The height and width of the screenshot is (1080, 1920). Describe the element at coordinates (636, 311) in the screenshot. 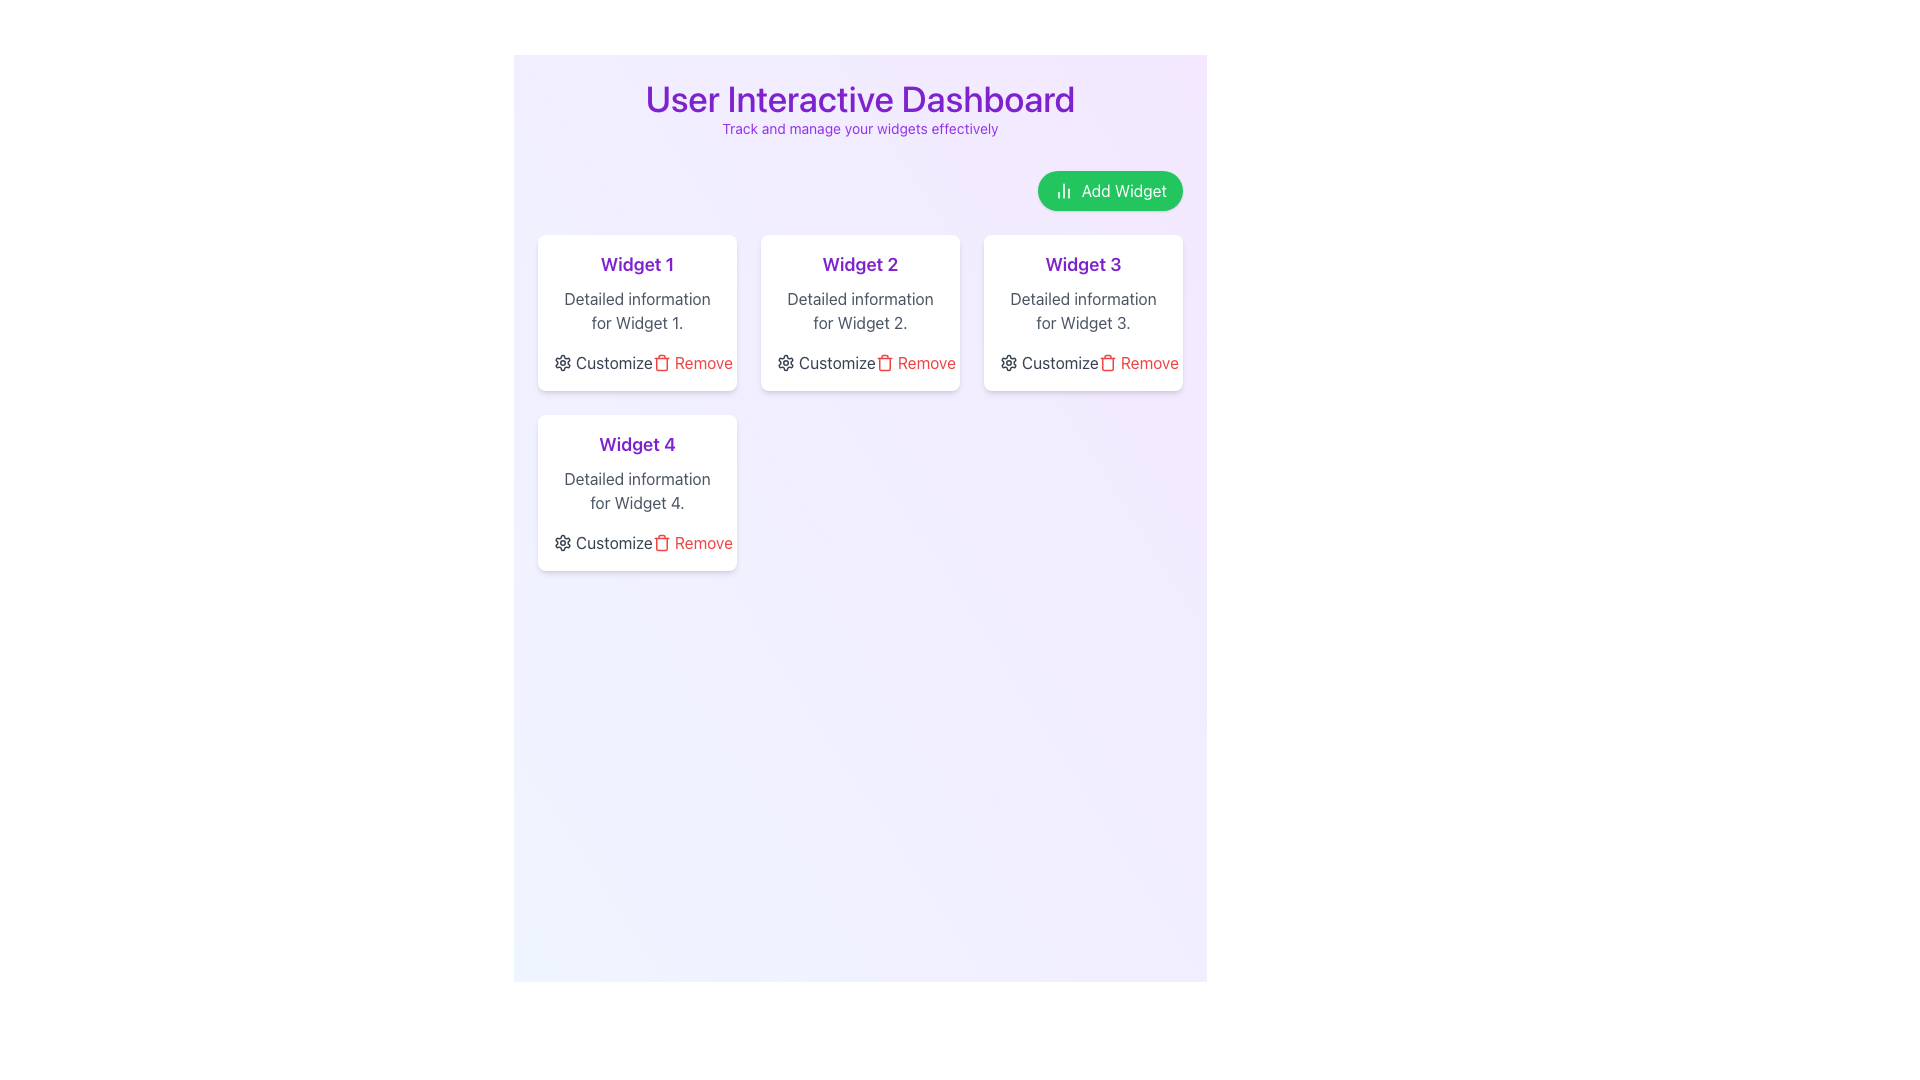

I see `the informational text block that provides a description about Widget 1, located below the header 'Widget 1' and above the 'Customize' and 'Remove' options` at that location.